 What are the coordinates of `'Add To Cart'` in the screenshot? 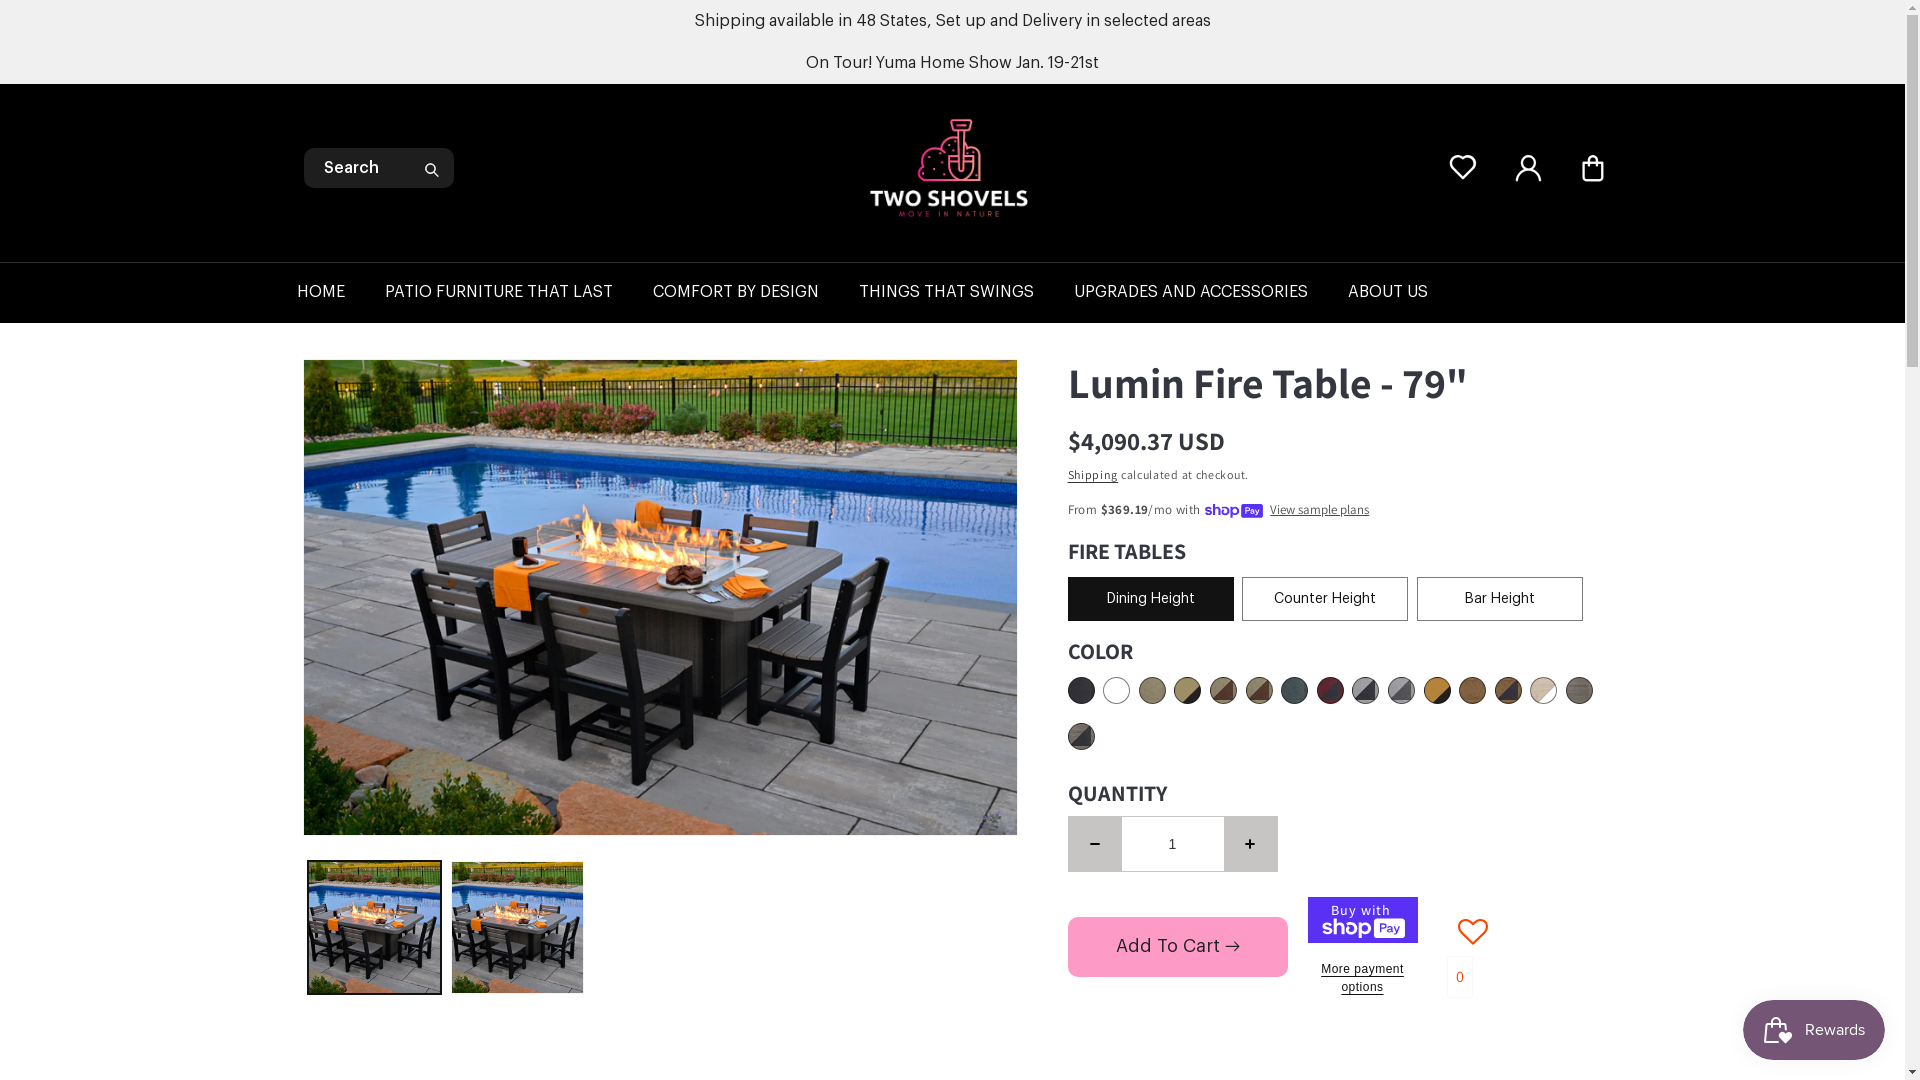 It's located at (1177, 946).